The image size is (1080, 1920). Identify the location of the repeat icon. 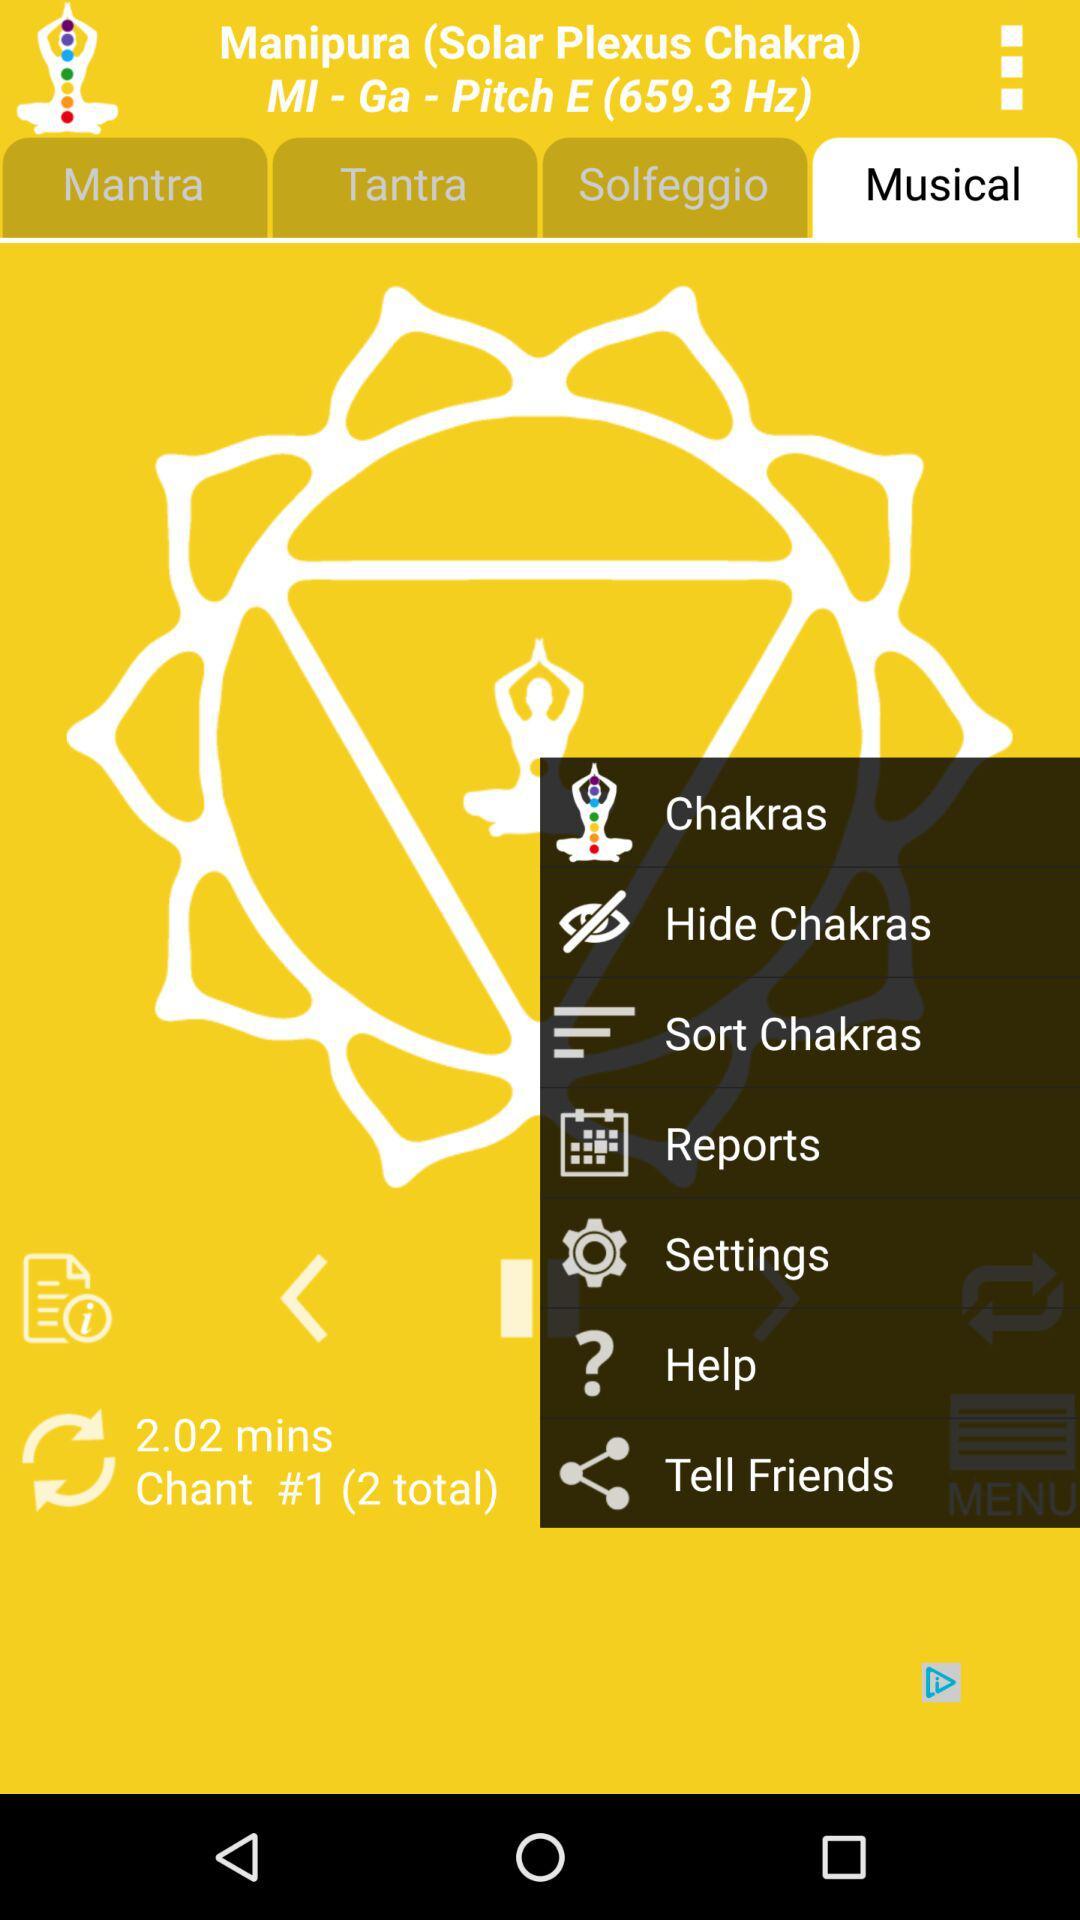
(1012, 1388).